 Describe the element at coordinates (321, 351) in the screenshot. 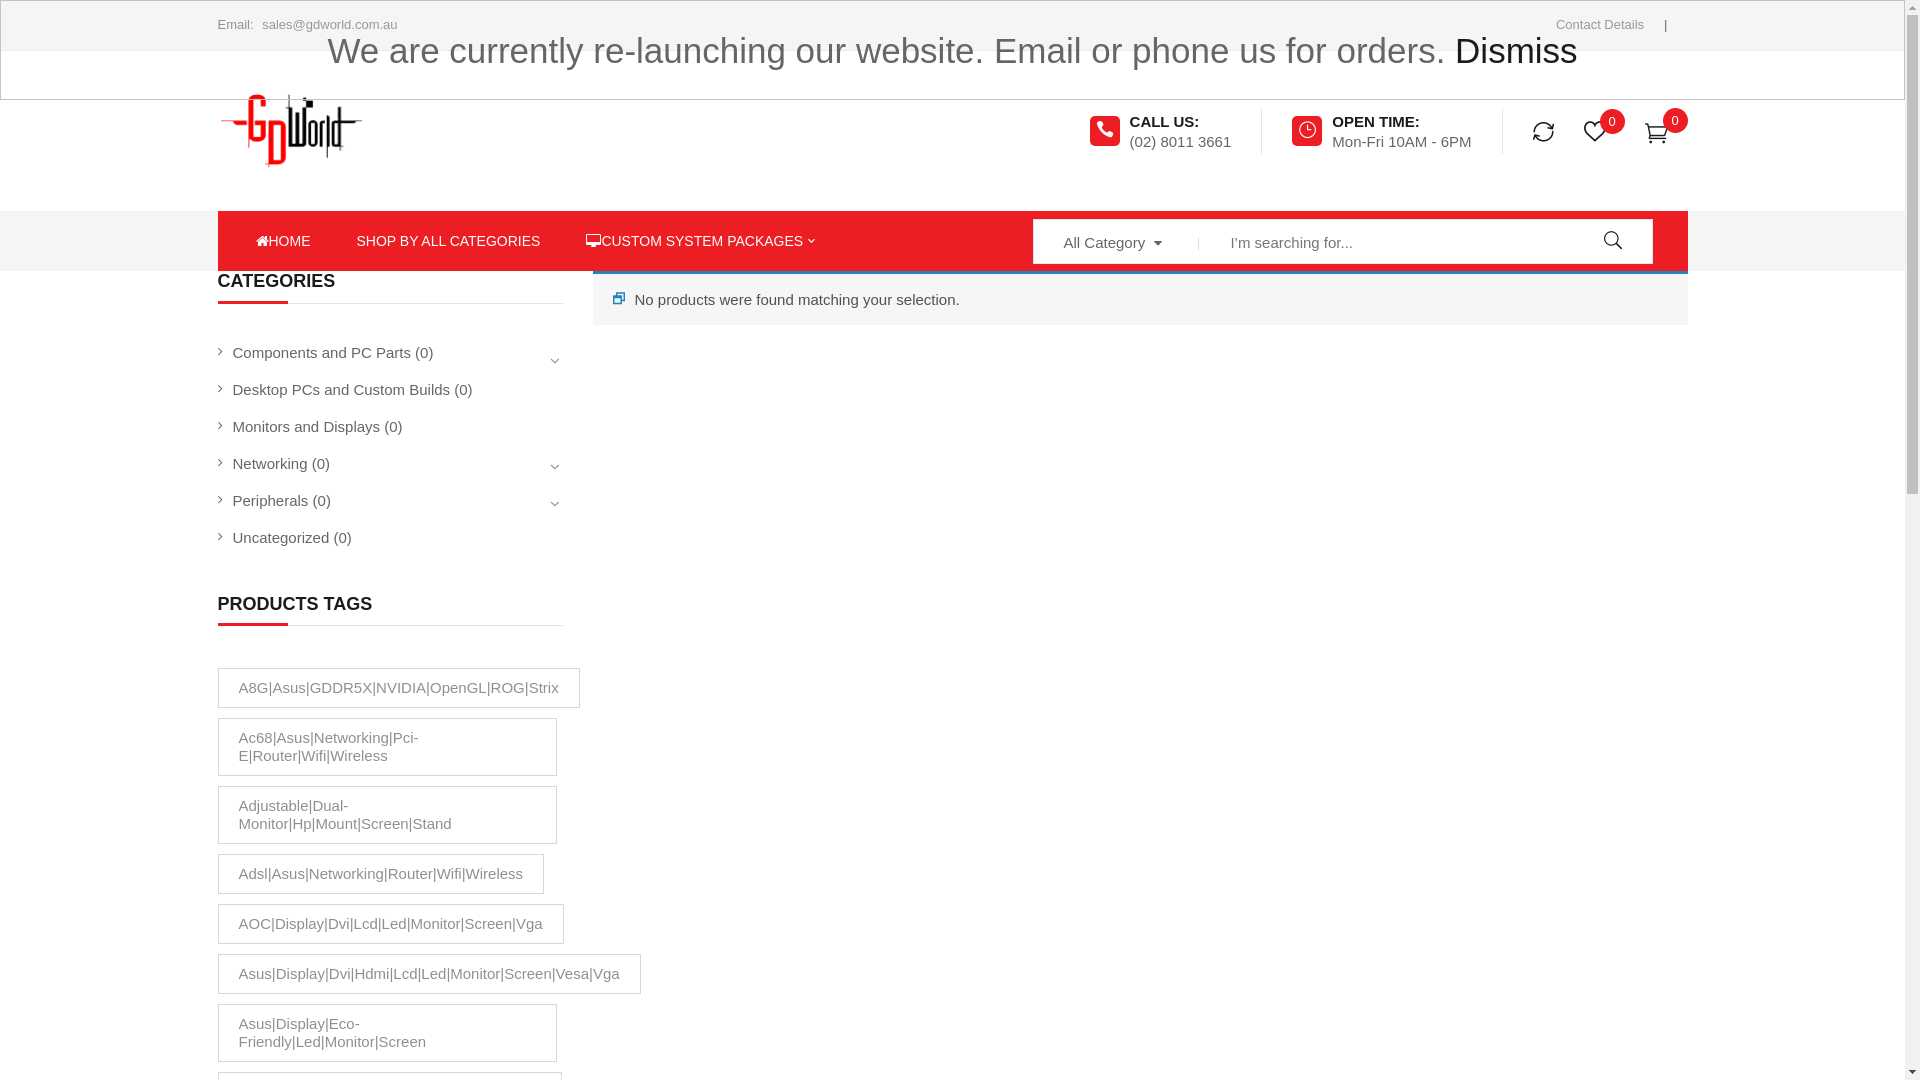

I see `'Components and PC Parts'` at that location.